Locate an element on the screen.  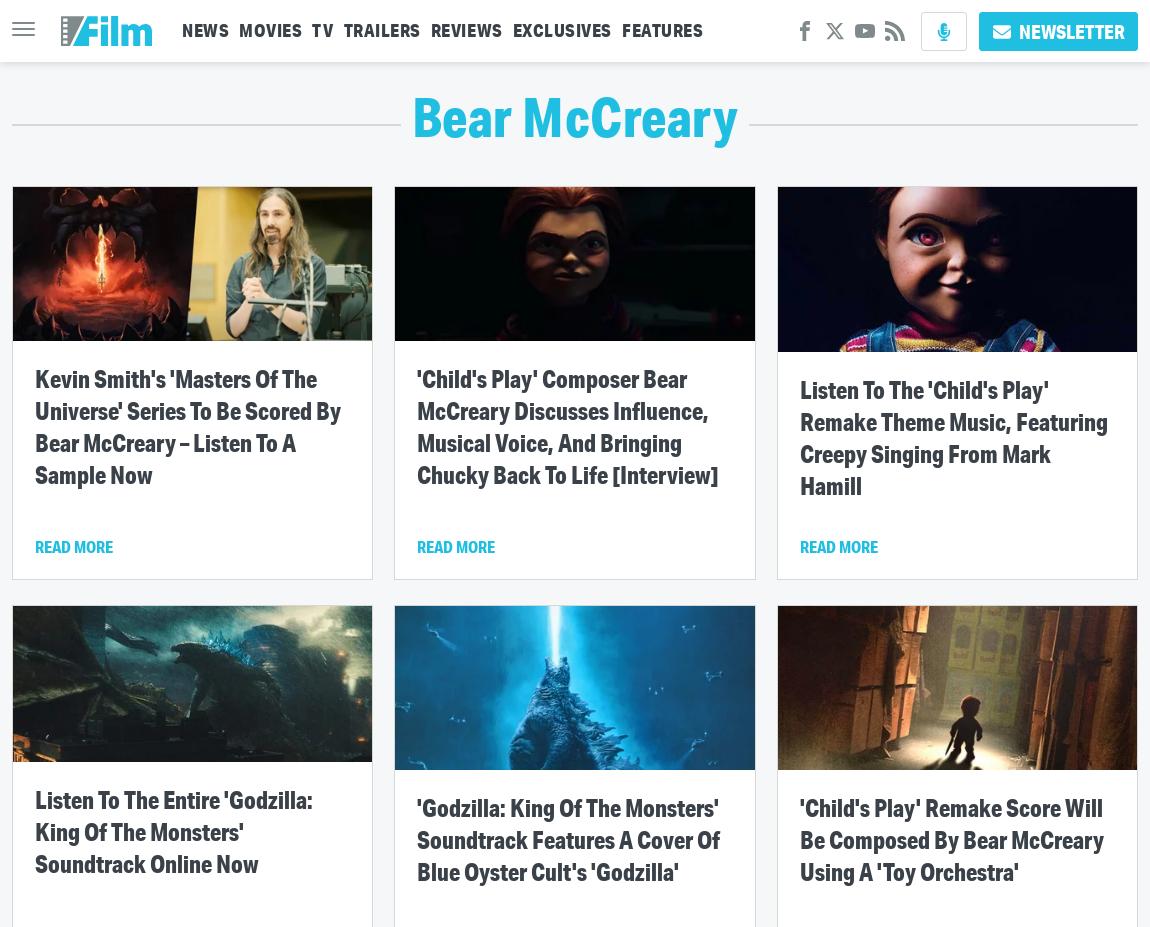
''Godzilla: King Of The Monsters' Soundtrack Features A Cover Of Blue Oyster Cult's 'Godzilla'' is located at coordinates (568, 839).